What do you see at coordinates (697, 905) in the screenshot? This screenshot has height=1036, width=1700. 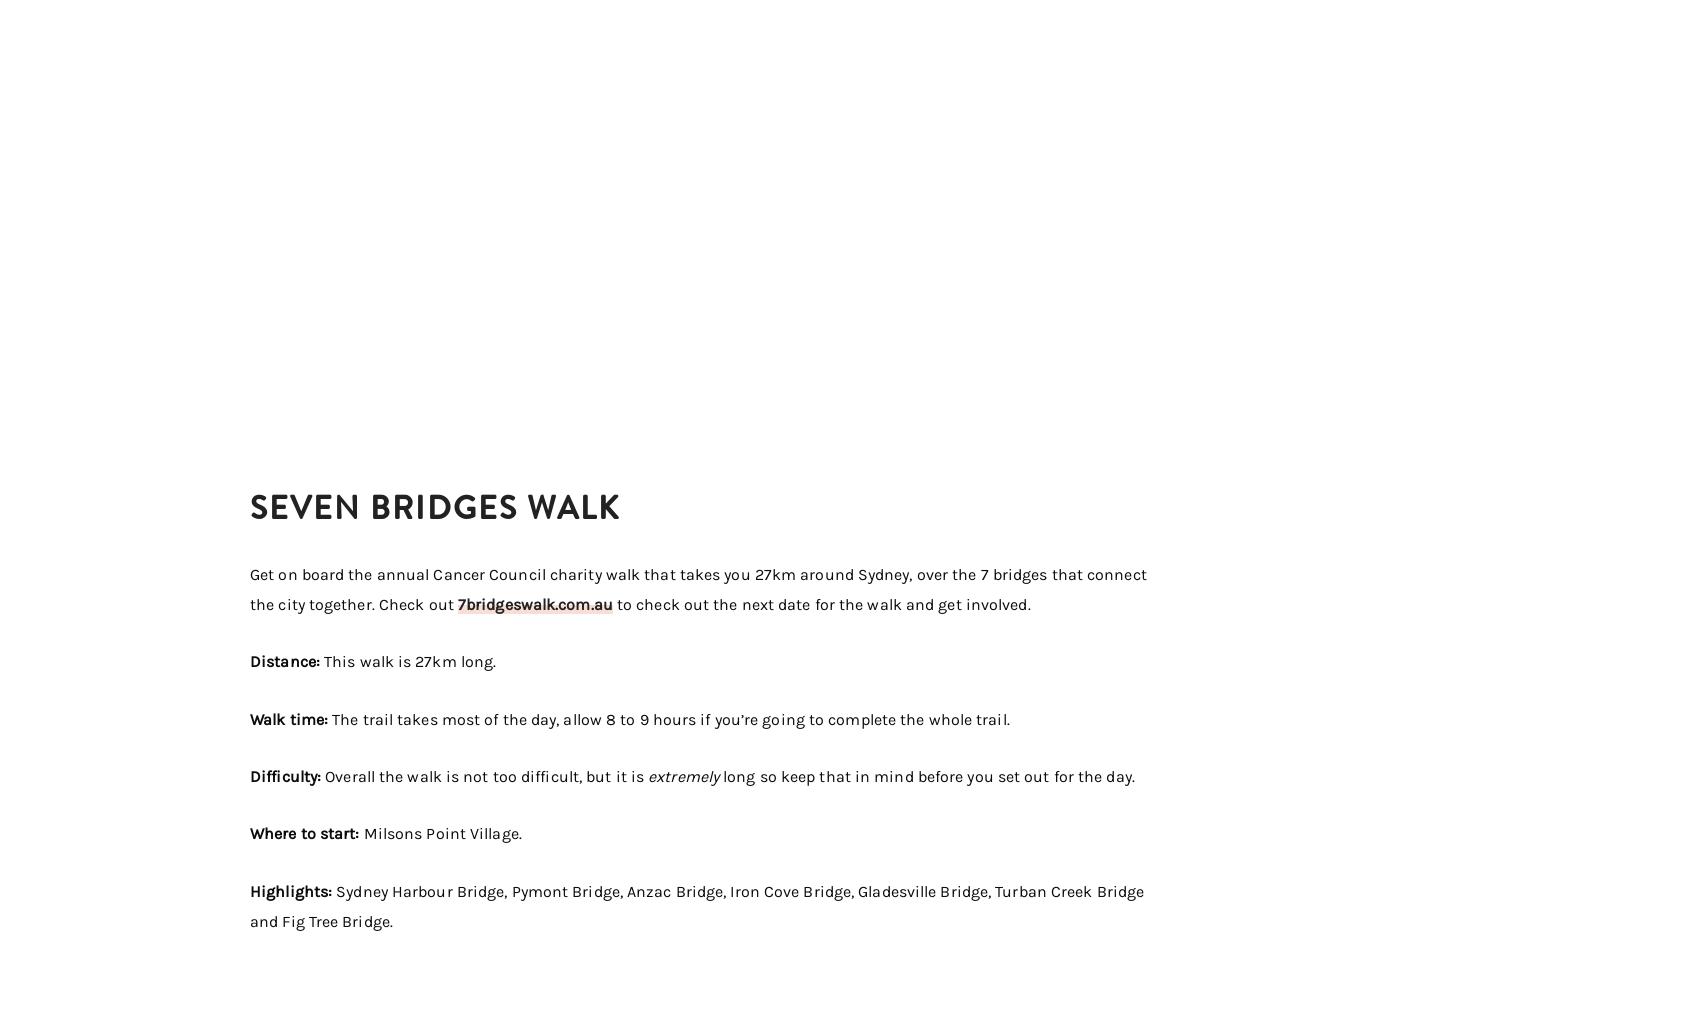 I see `'Sydney Harbour Bridge, Pymont Bridge, Anzac Bridge, Iron Cove Bridge, Gladesville Bridge, Turban Creek Bridge and Fig Tree Bridge.'` at bounding box center [697, 905].